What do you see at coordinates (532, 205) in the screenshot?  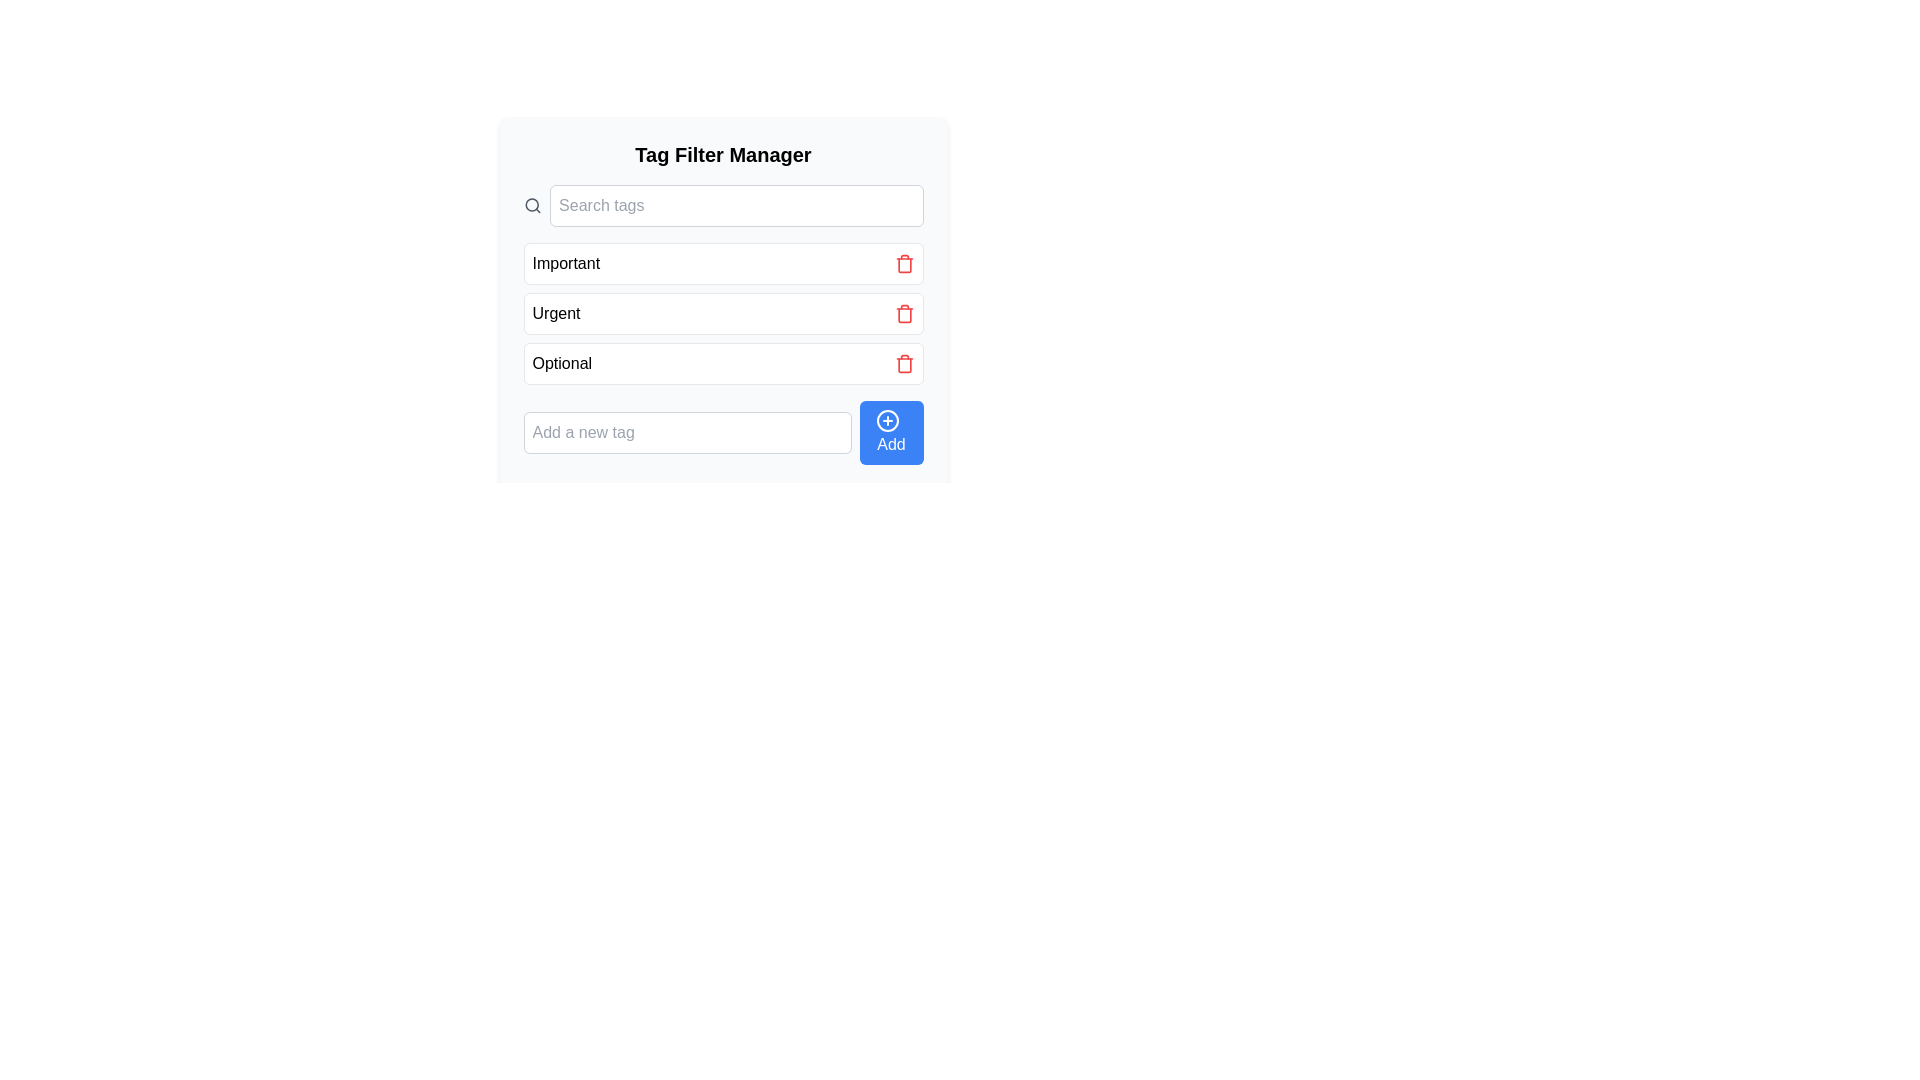 I see `the search icon located in the top-left corner of the 'Tag Filter Manager' interface, next to the 'Search tags' text input field` at bounding box center [532, 205].